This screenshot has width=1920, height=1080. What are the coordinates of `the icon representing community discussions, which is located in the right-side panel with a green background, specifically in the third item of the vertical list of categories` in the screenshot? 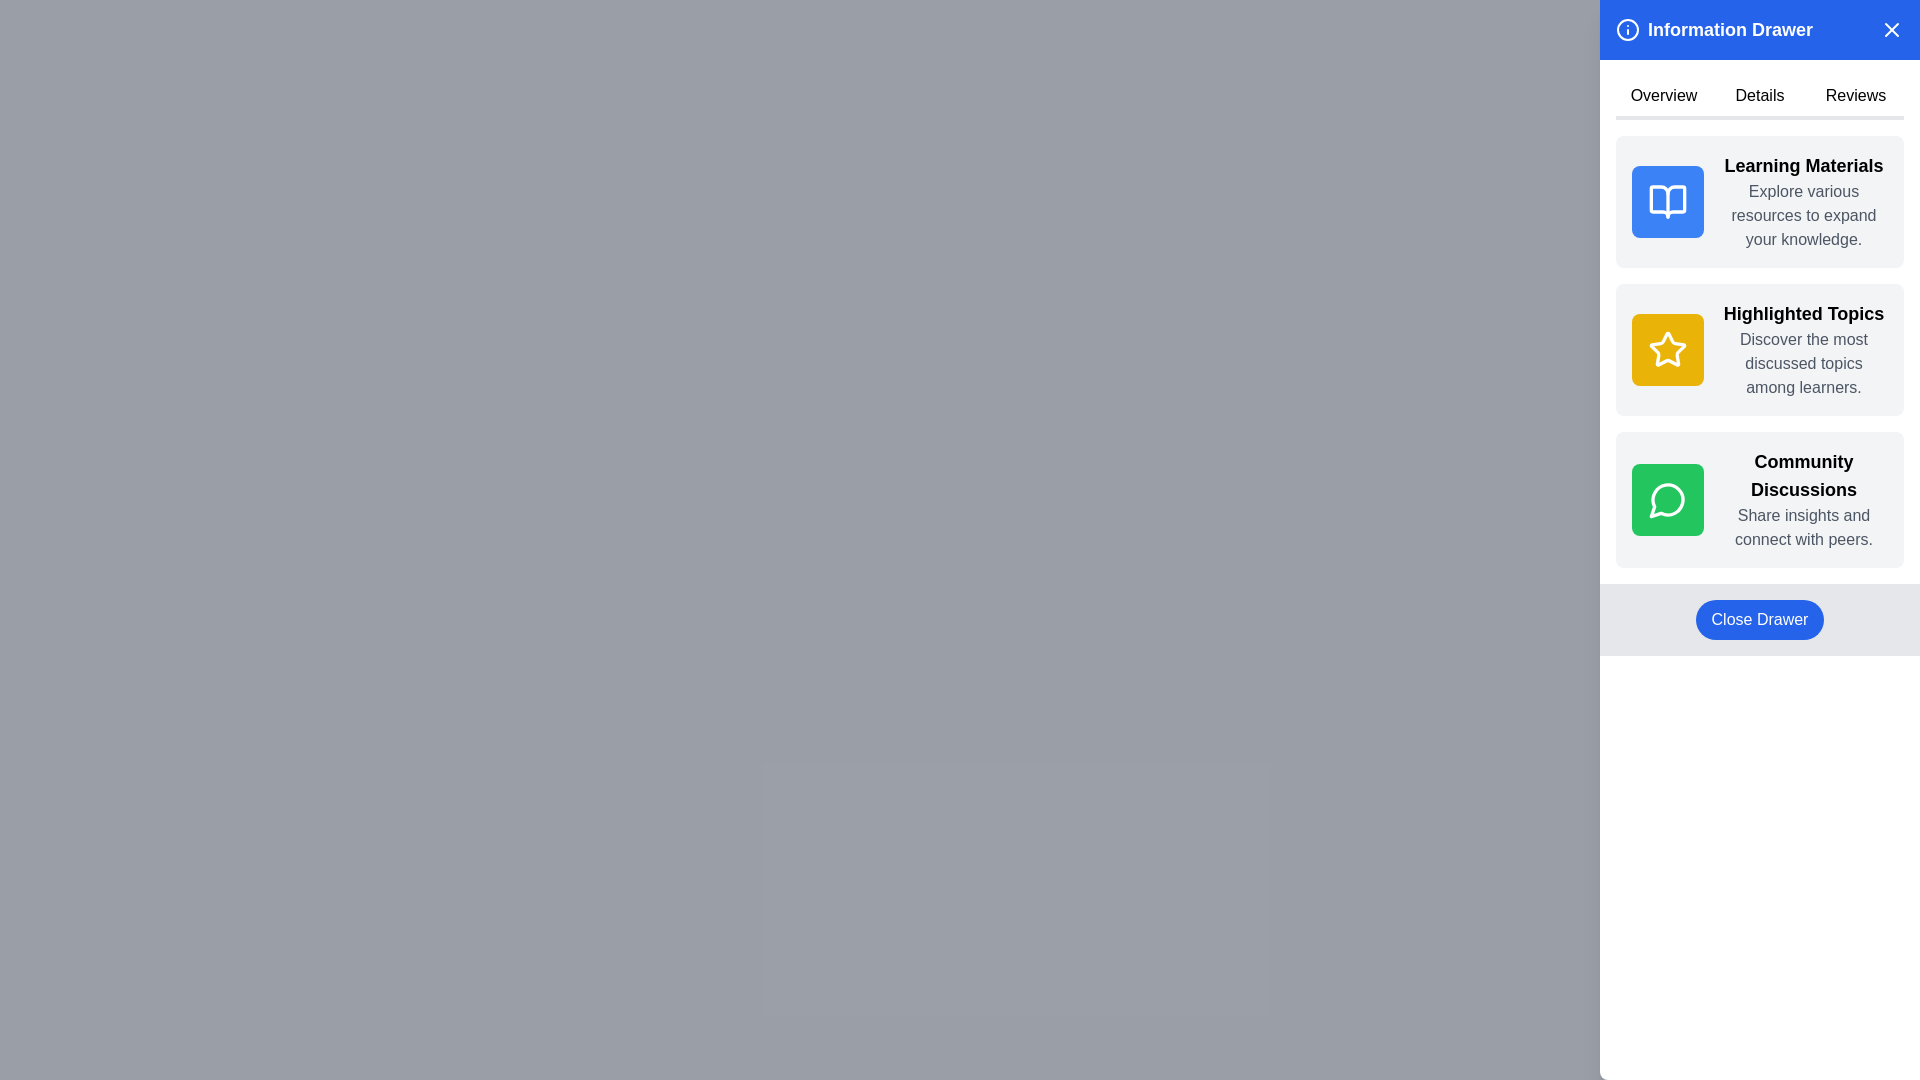 It's located at (1667, 499).